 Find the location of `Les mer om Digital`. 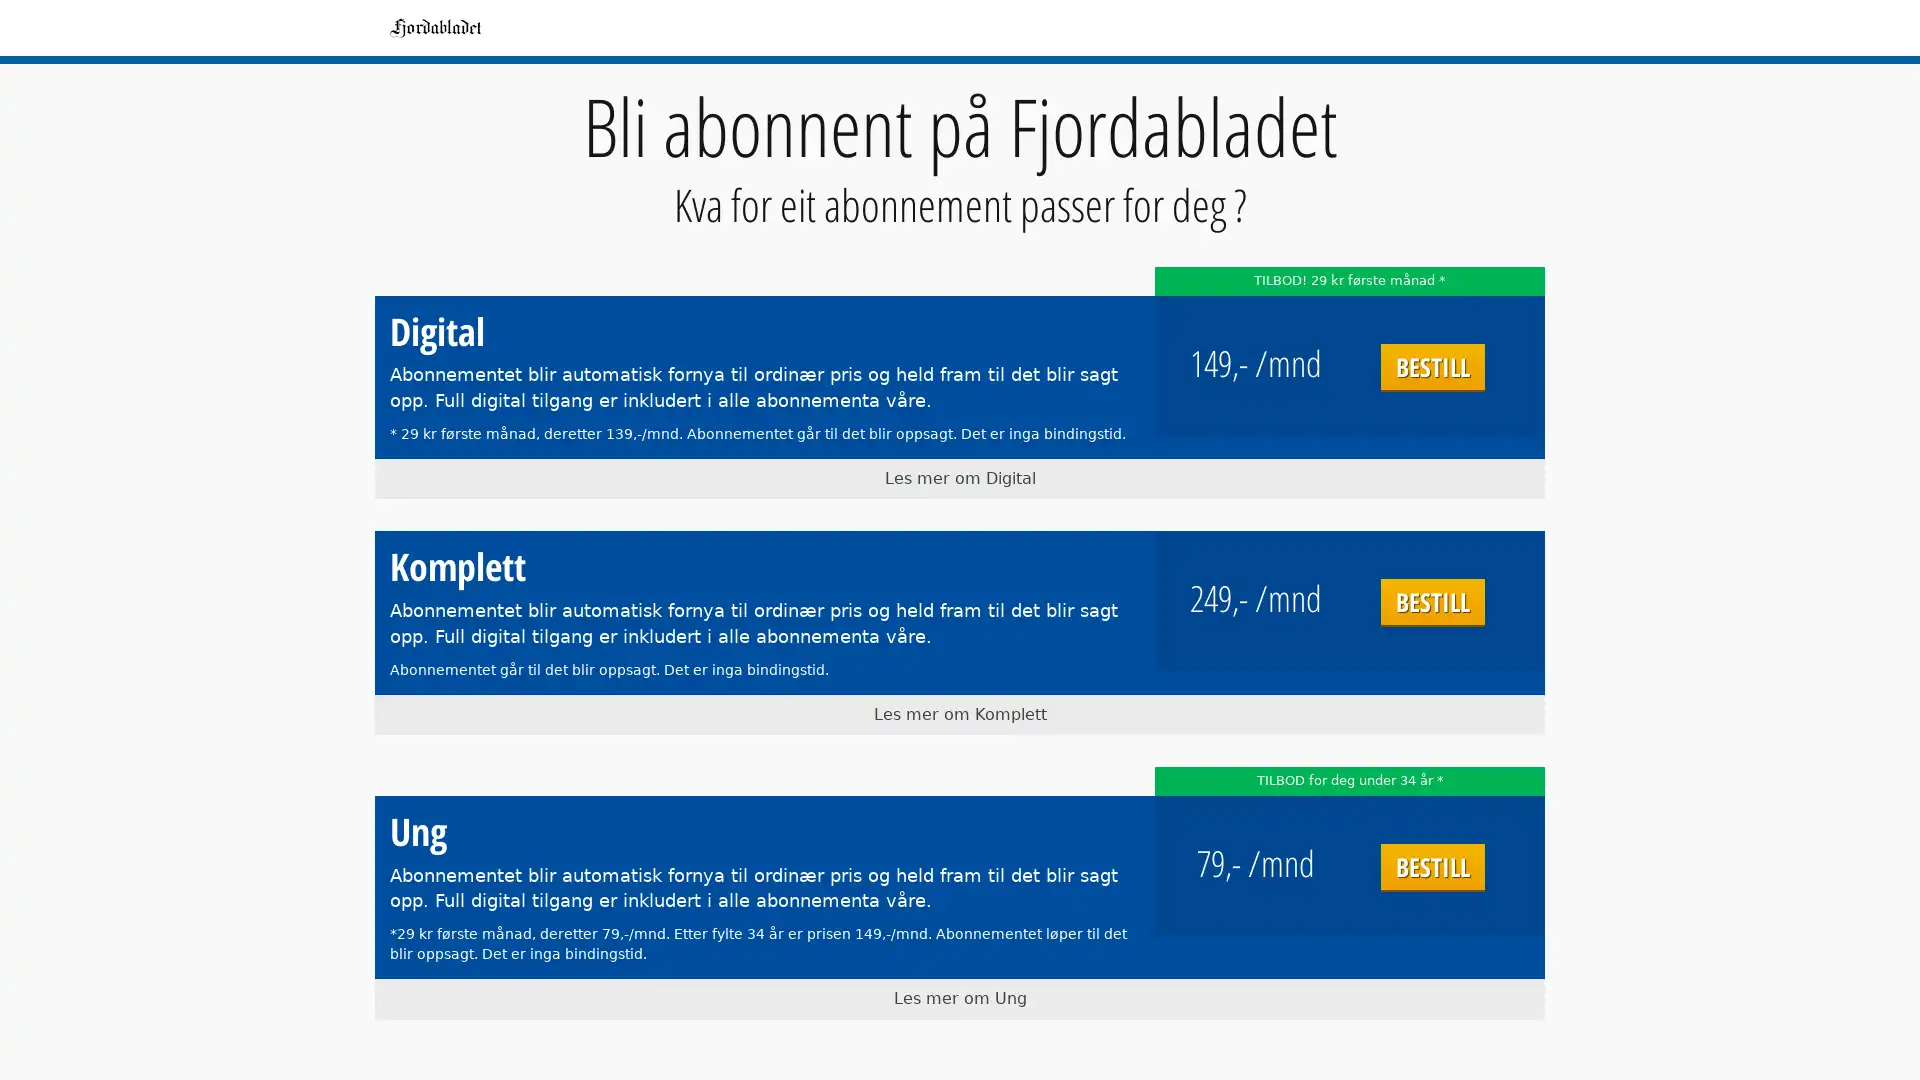

Les mer om Digital is located at coordinates (960, 478).